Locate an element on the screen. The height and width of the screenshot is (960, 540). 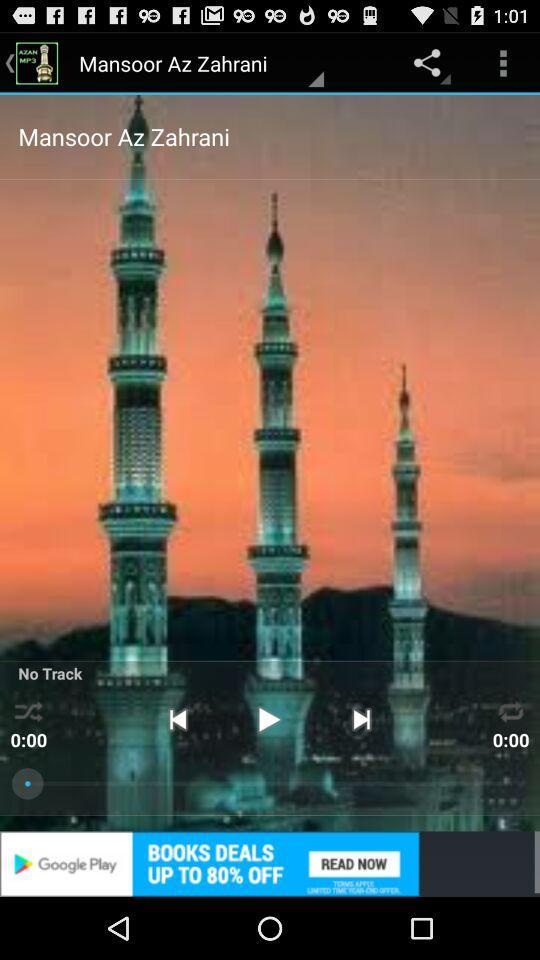
the skip_next icon is located at coordinates (360, 768).